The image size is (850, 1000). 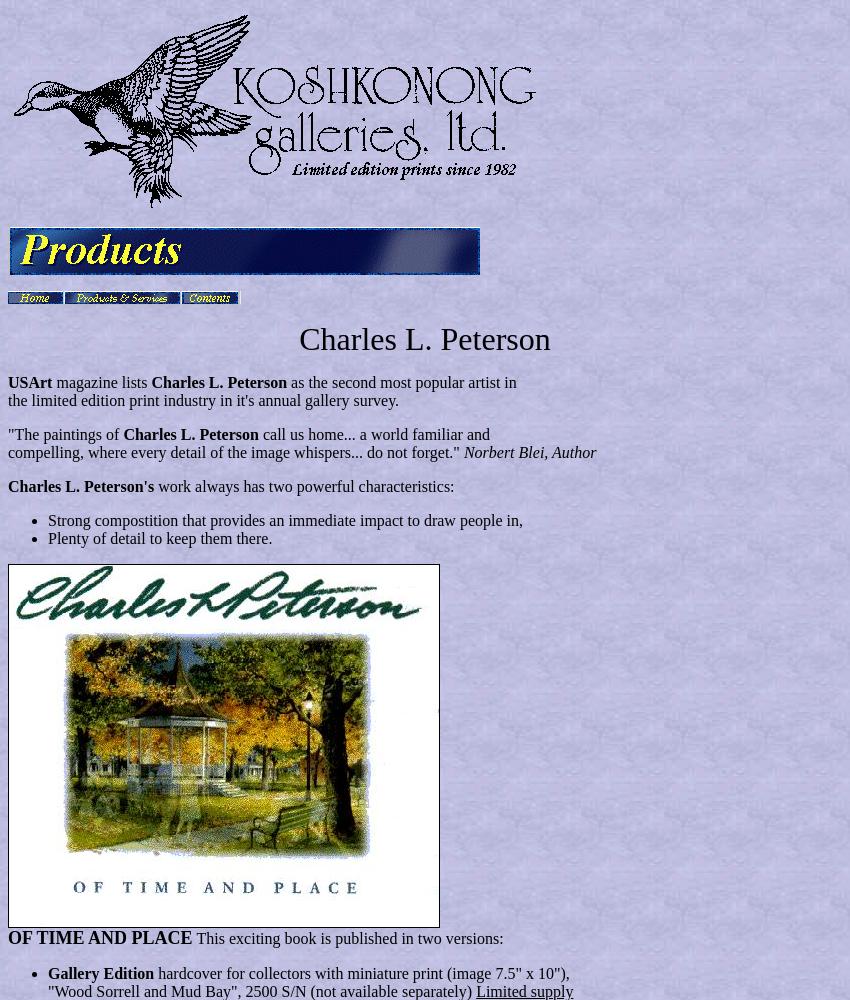 I want to click on 'compelling, where every detail of the image whispers... do not
forget."', so click(x=235, y=451).